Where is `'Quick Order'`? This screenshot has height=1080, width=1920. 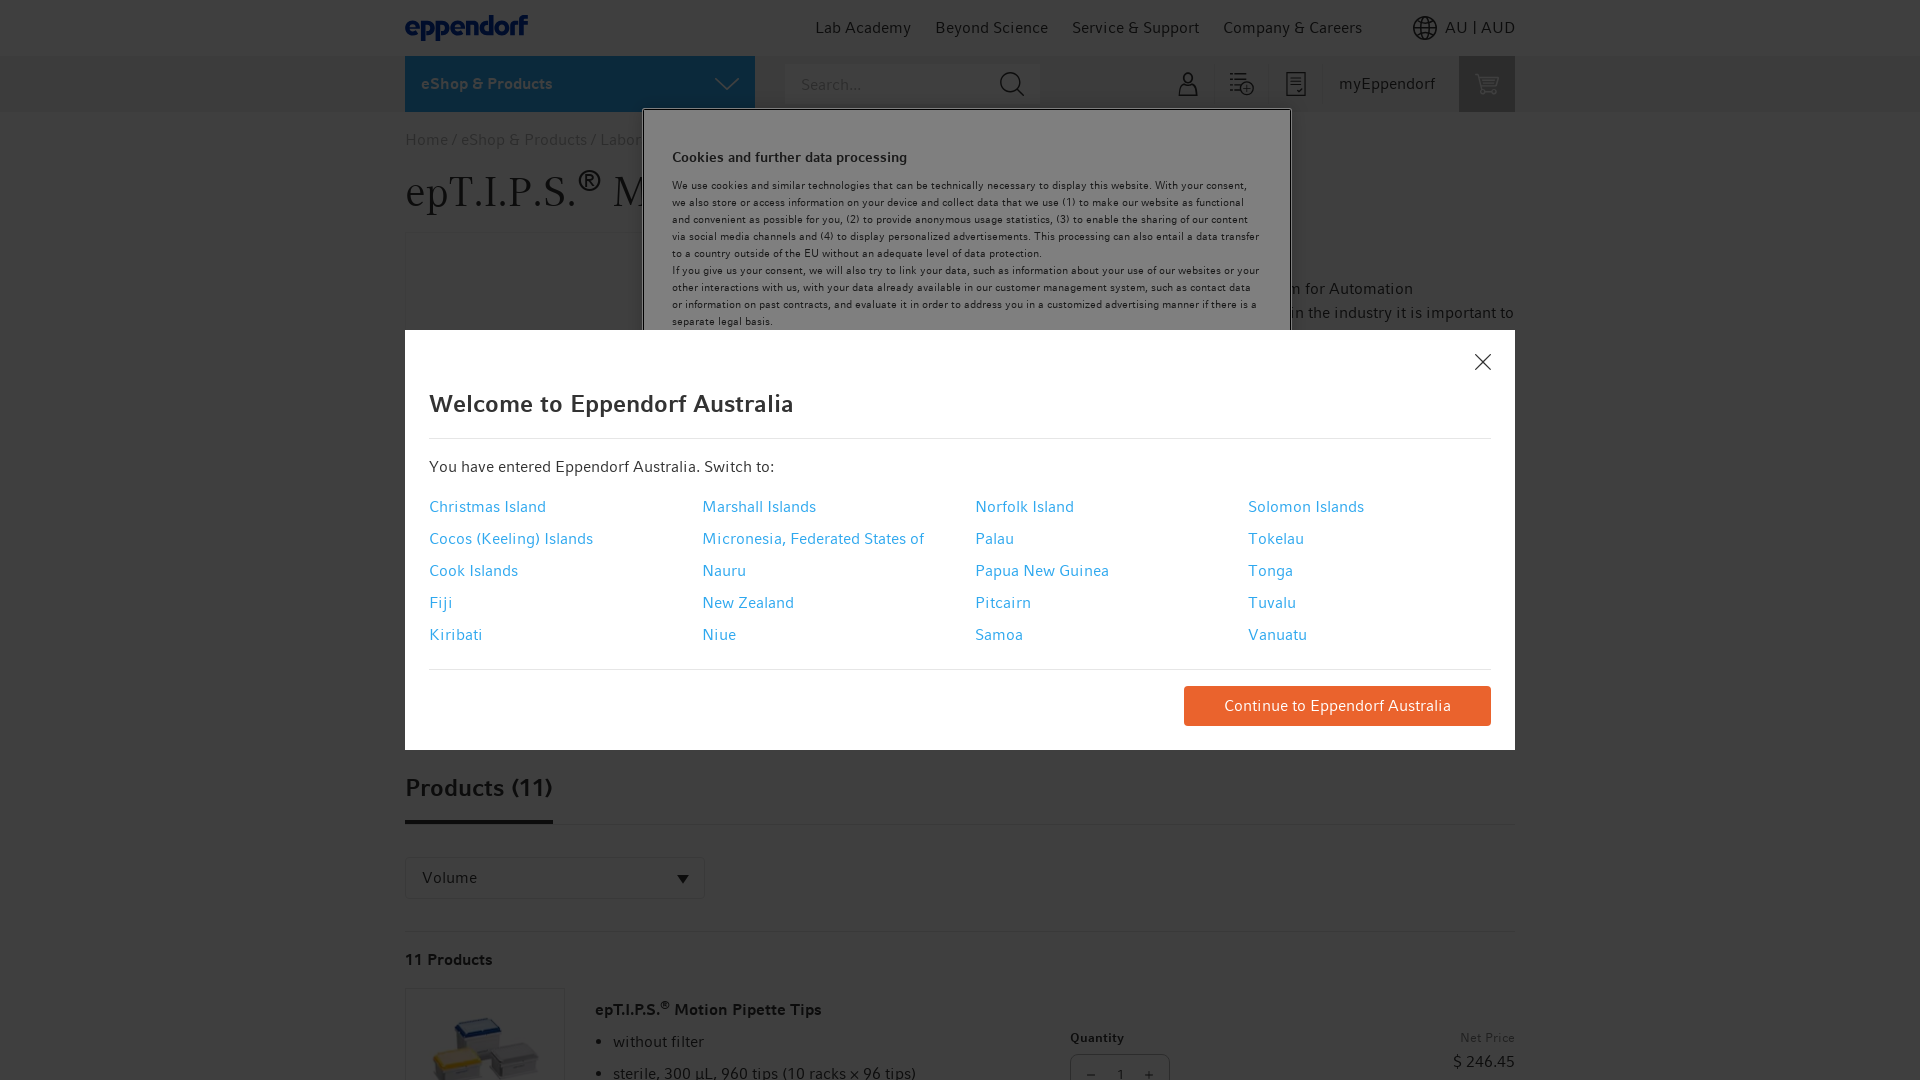
'Quick Order' is located at coordinates (1241, 83).